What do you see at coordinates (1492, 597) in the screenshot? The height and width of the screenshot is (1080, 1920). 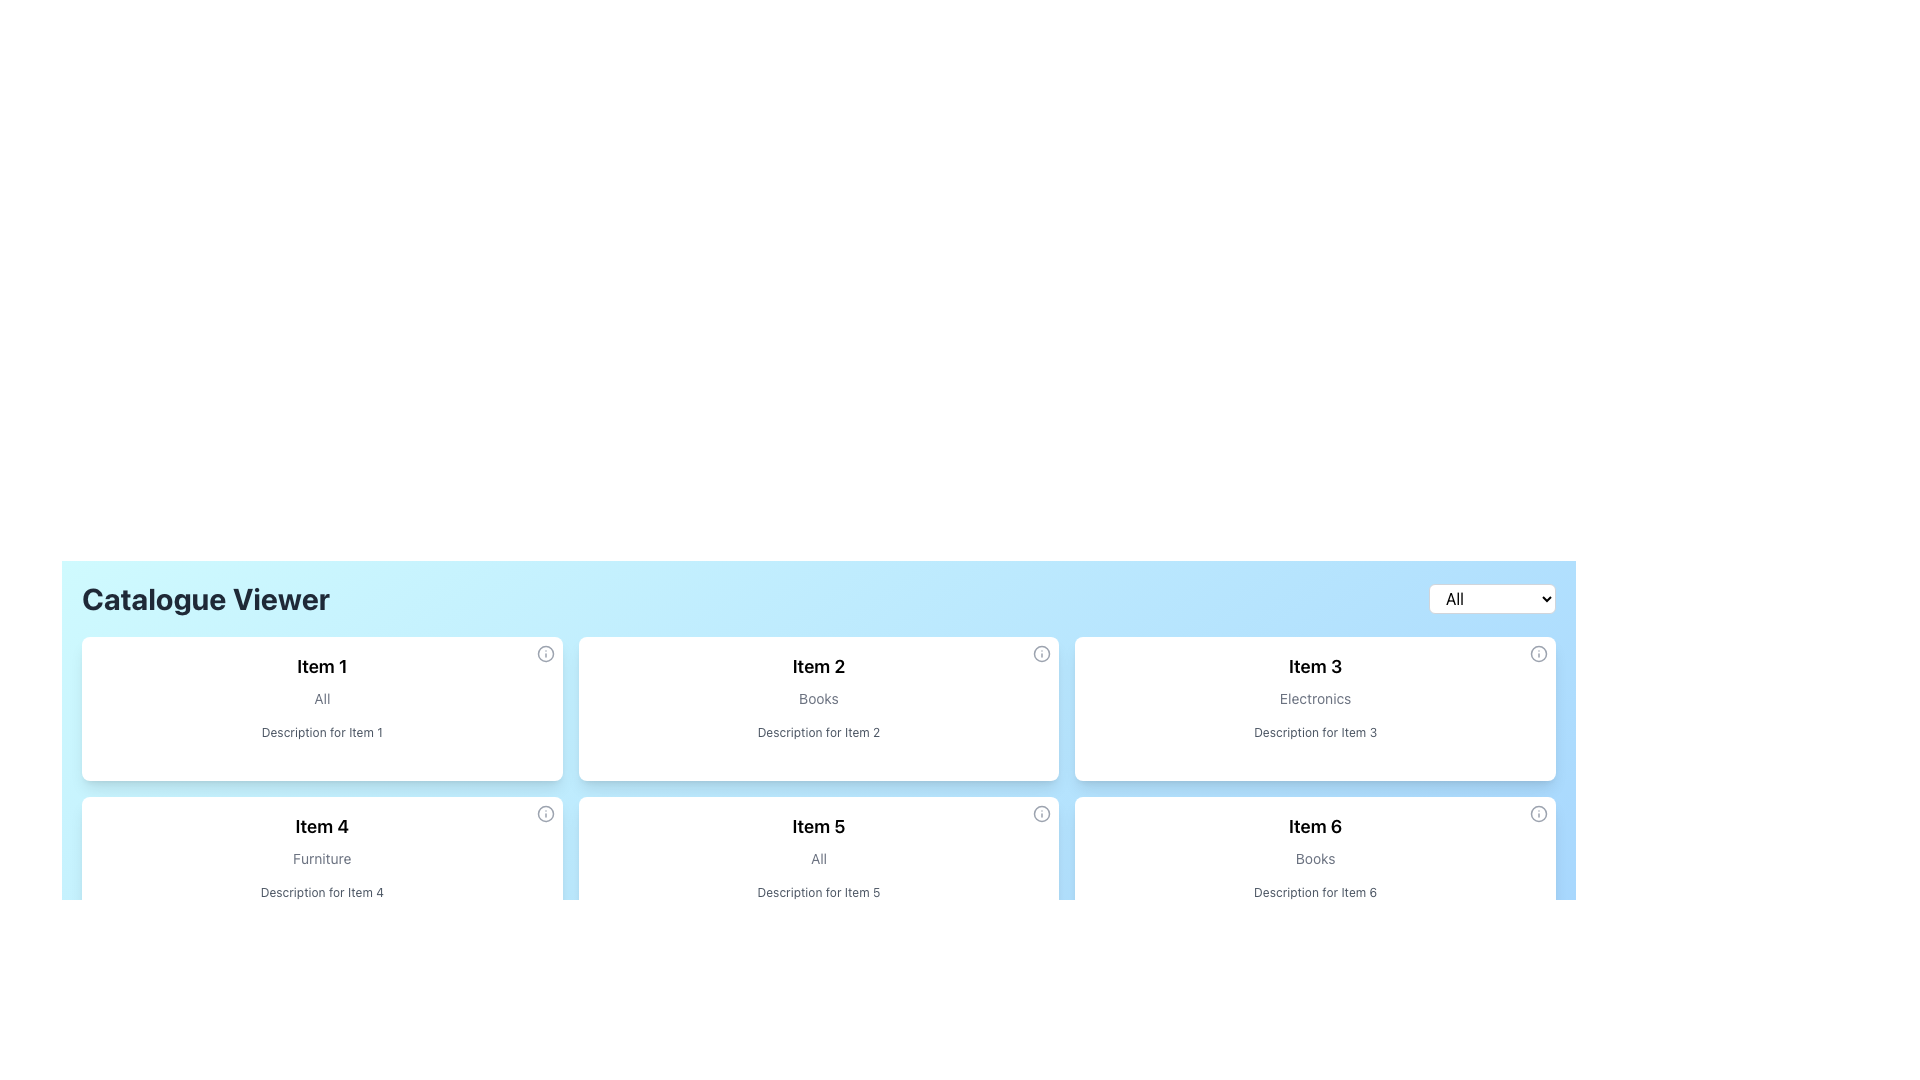 I see `the dropdown menu located at the top-right corner of the interface, adjacent to the 'Catalogue Viewer' title` at bounding box center [1492, 597].